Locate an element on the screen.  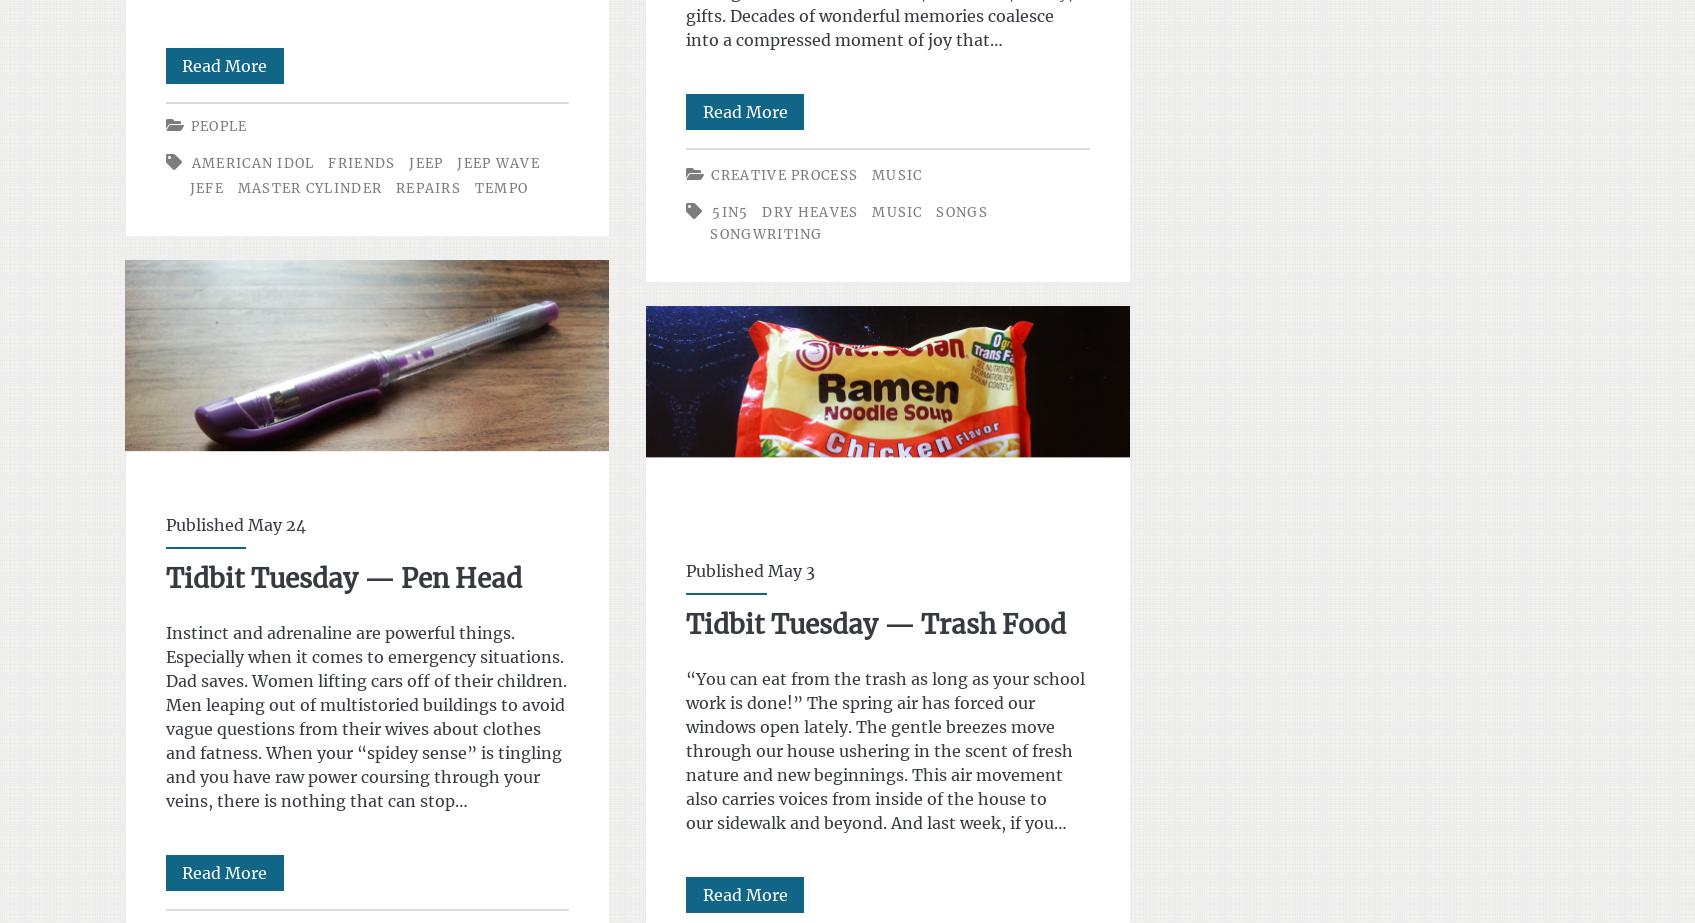
'american idol' is located at coordinates (251, 162).